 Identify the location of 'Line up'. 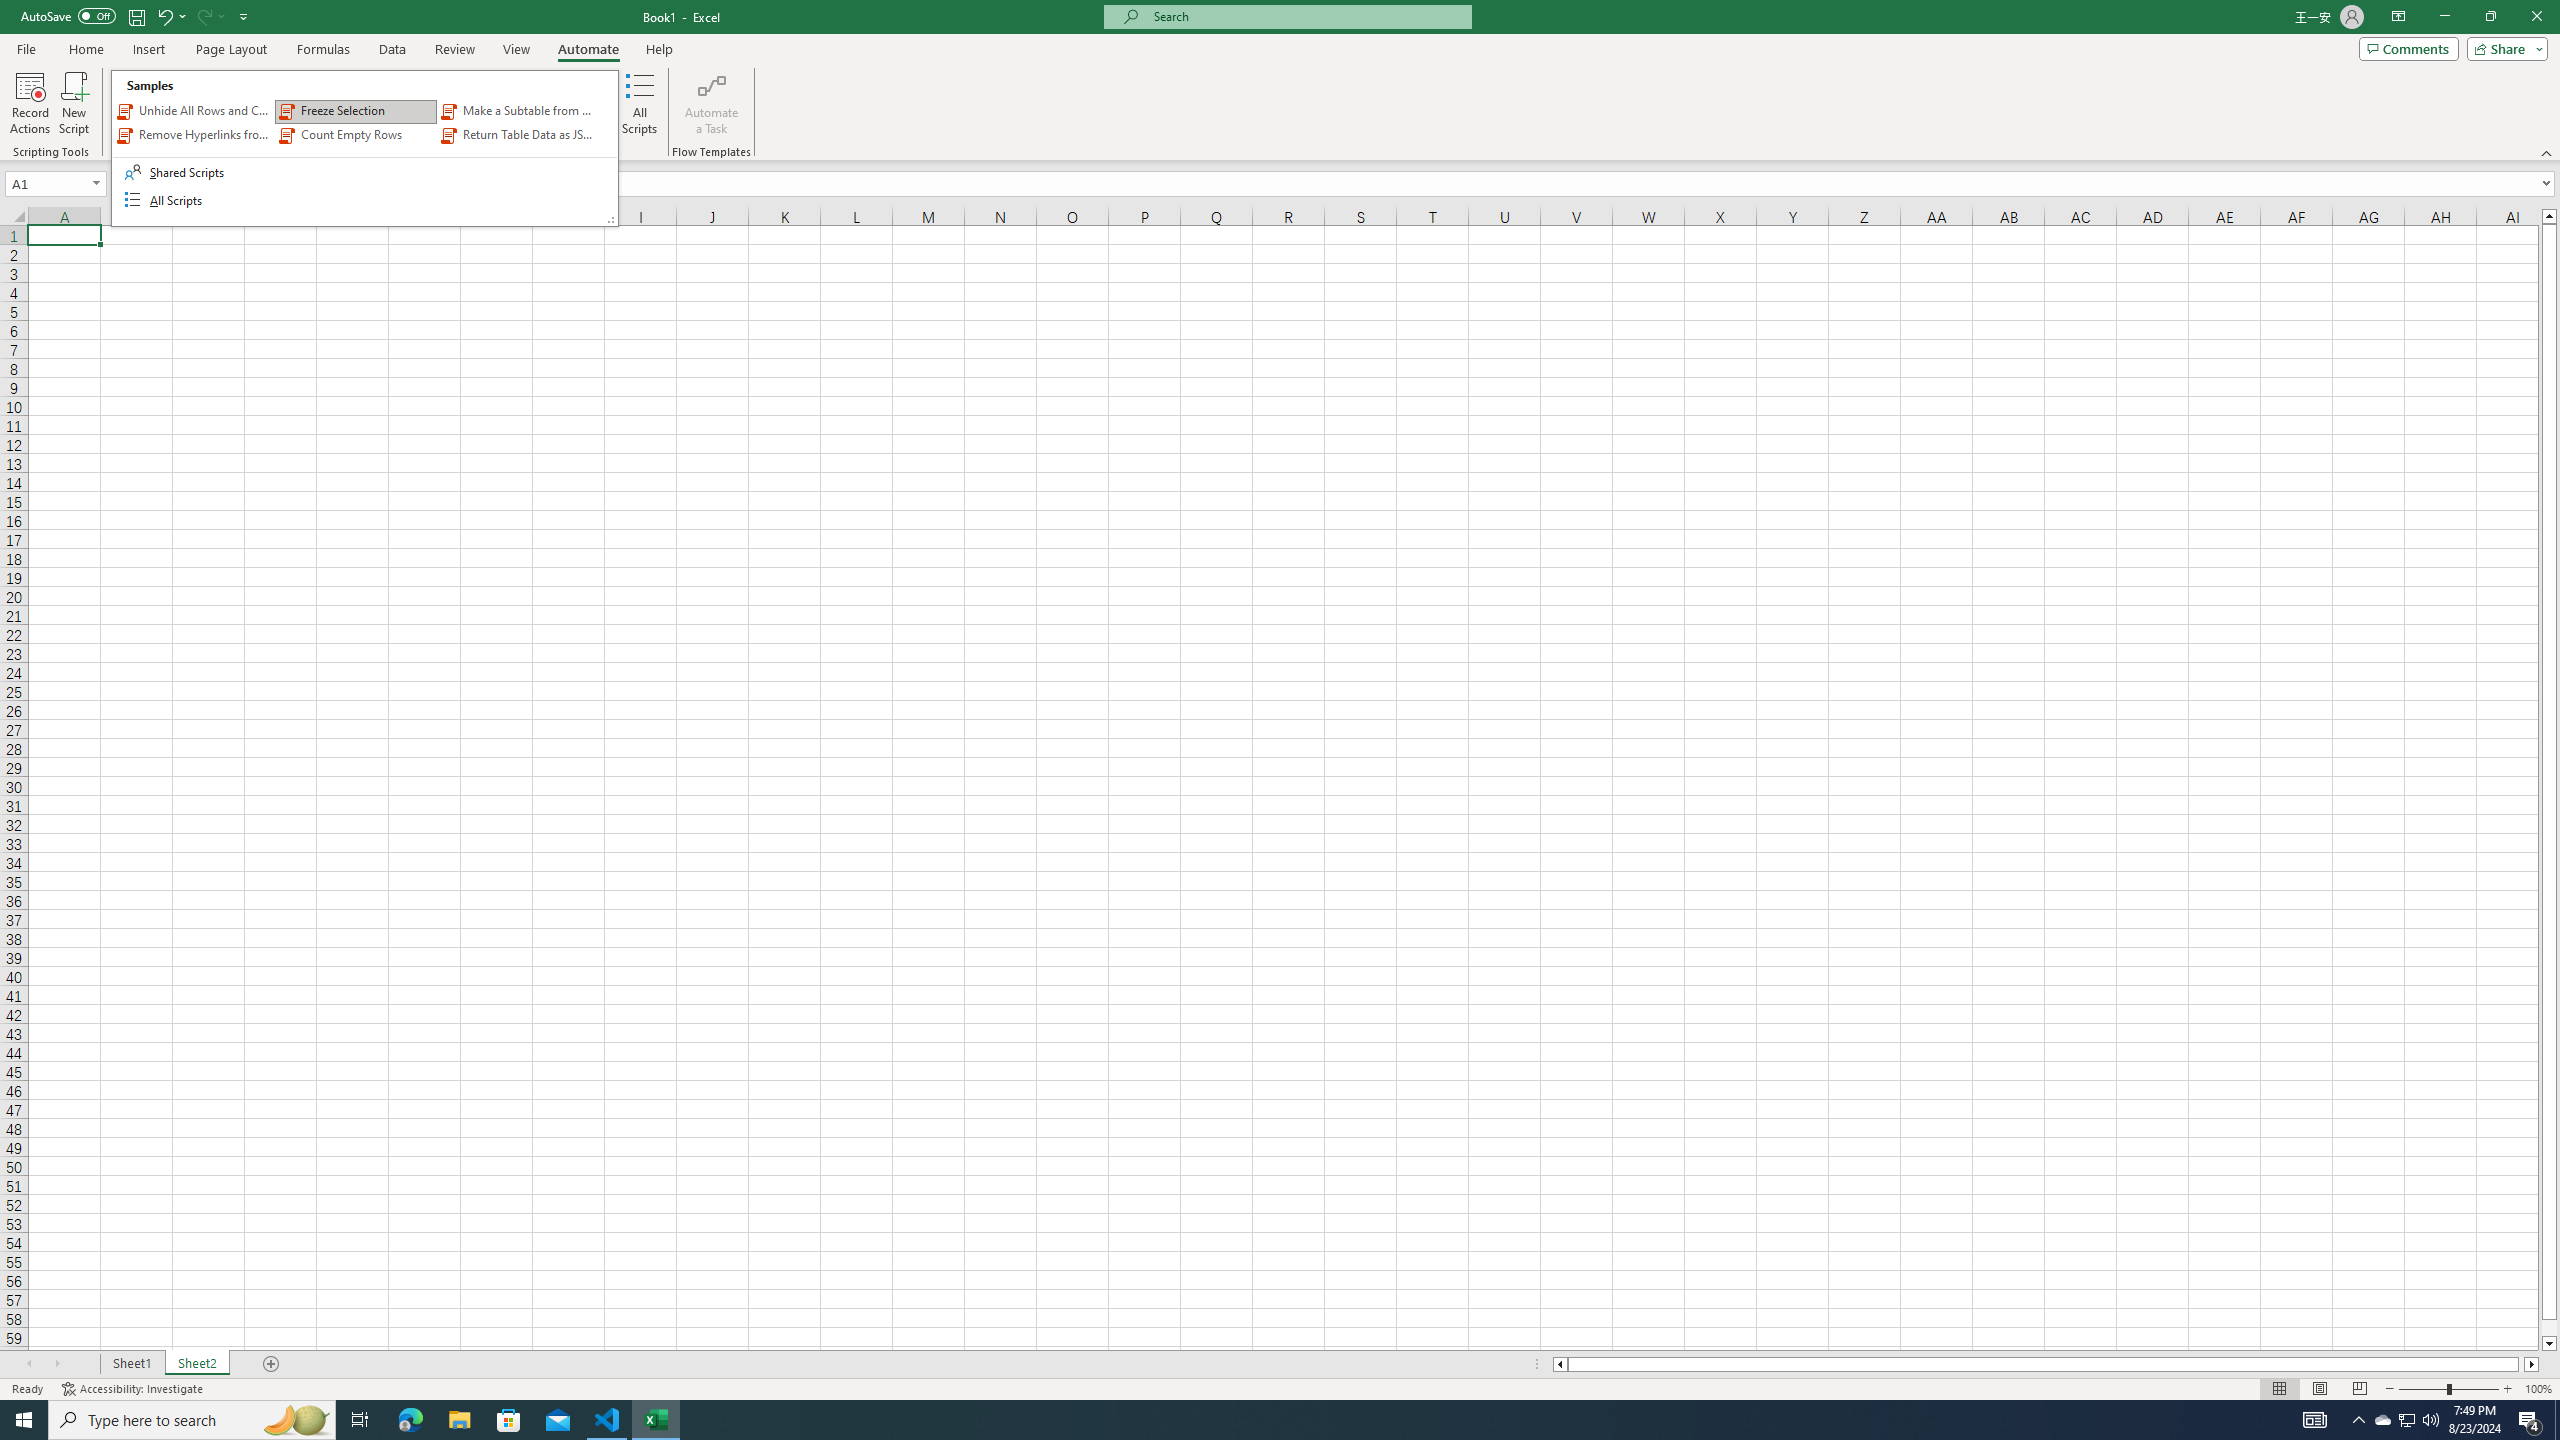
(2548, 215).